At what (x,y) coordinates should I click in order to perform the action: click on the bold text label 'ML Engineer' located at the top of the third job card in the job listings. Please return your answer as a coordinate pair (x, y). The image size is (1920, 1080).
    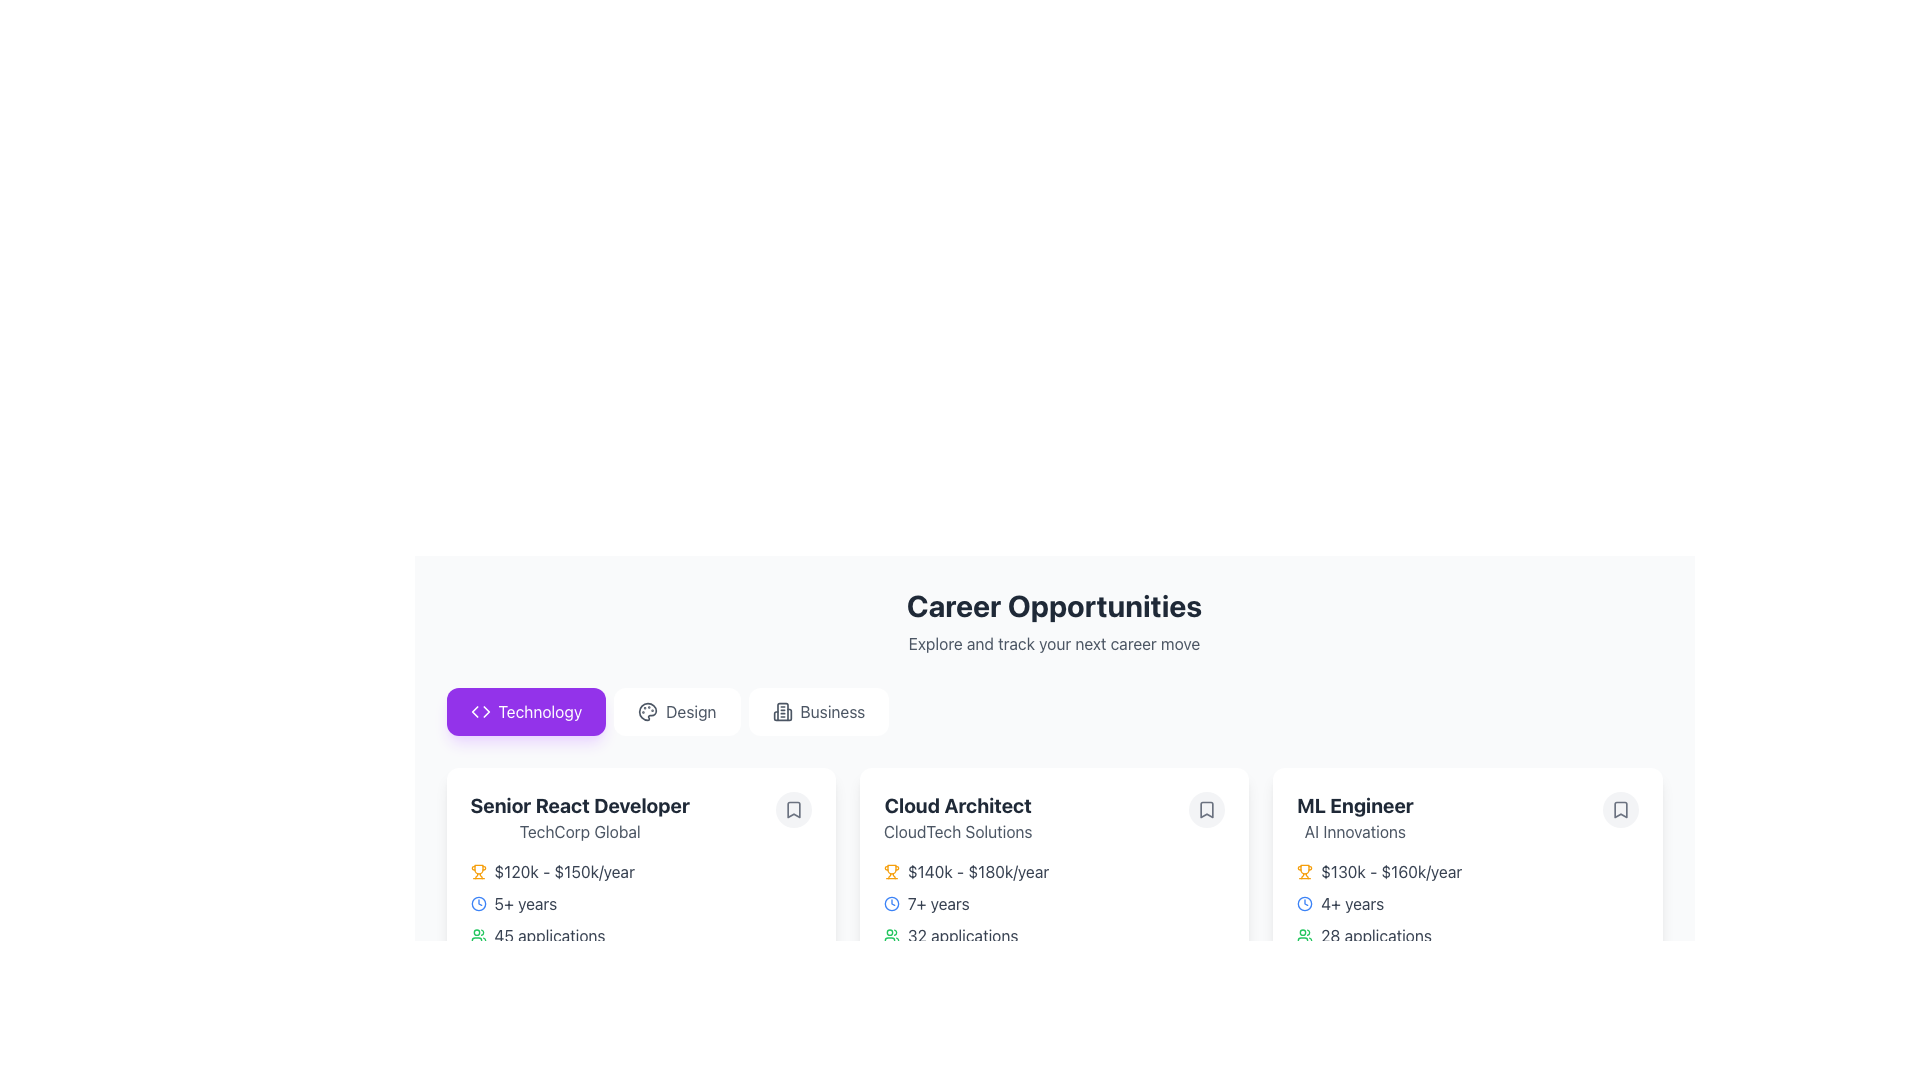
    Looking at the image, I should click on (1355, 805).